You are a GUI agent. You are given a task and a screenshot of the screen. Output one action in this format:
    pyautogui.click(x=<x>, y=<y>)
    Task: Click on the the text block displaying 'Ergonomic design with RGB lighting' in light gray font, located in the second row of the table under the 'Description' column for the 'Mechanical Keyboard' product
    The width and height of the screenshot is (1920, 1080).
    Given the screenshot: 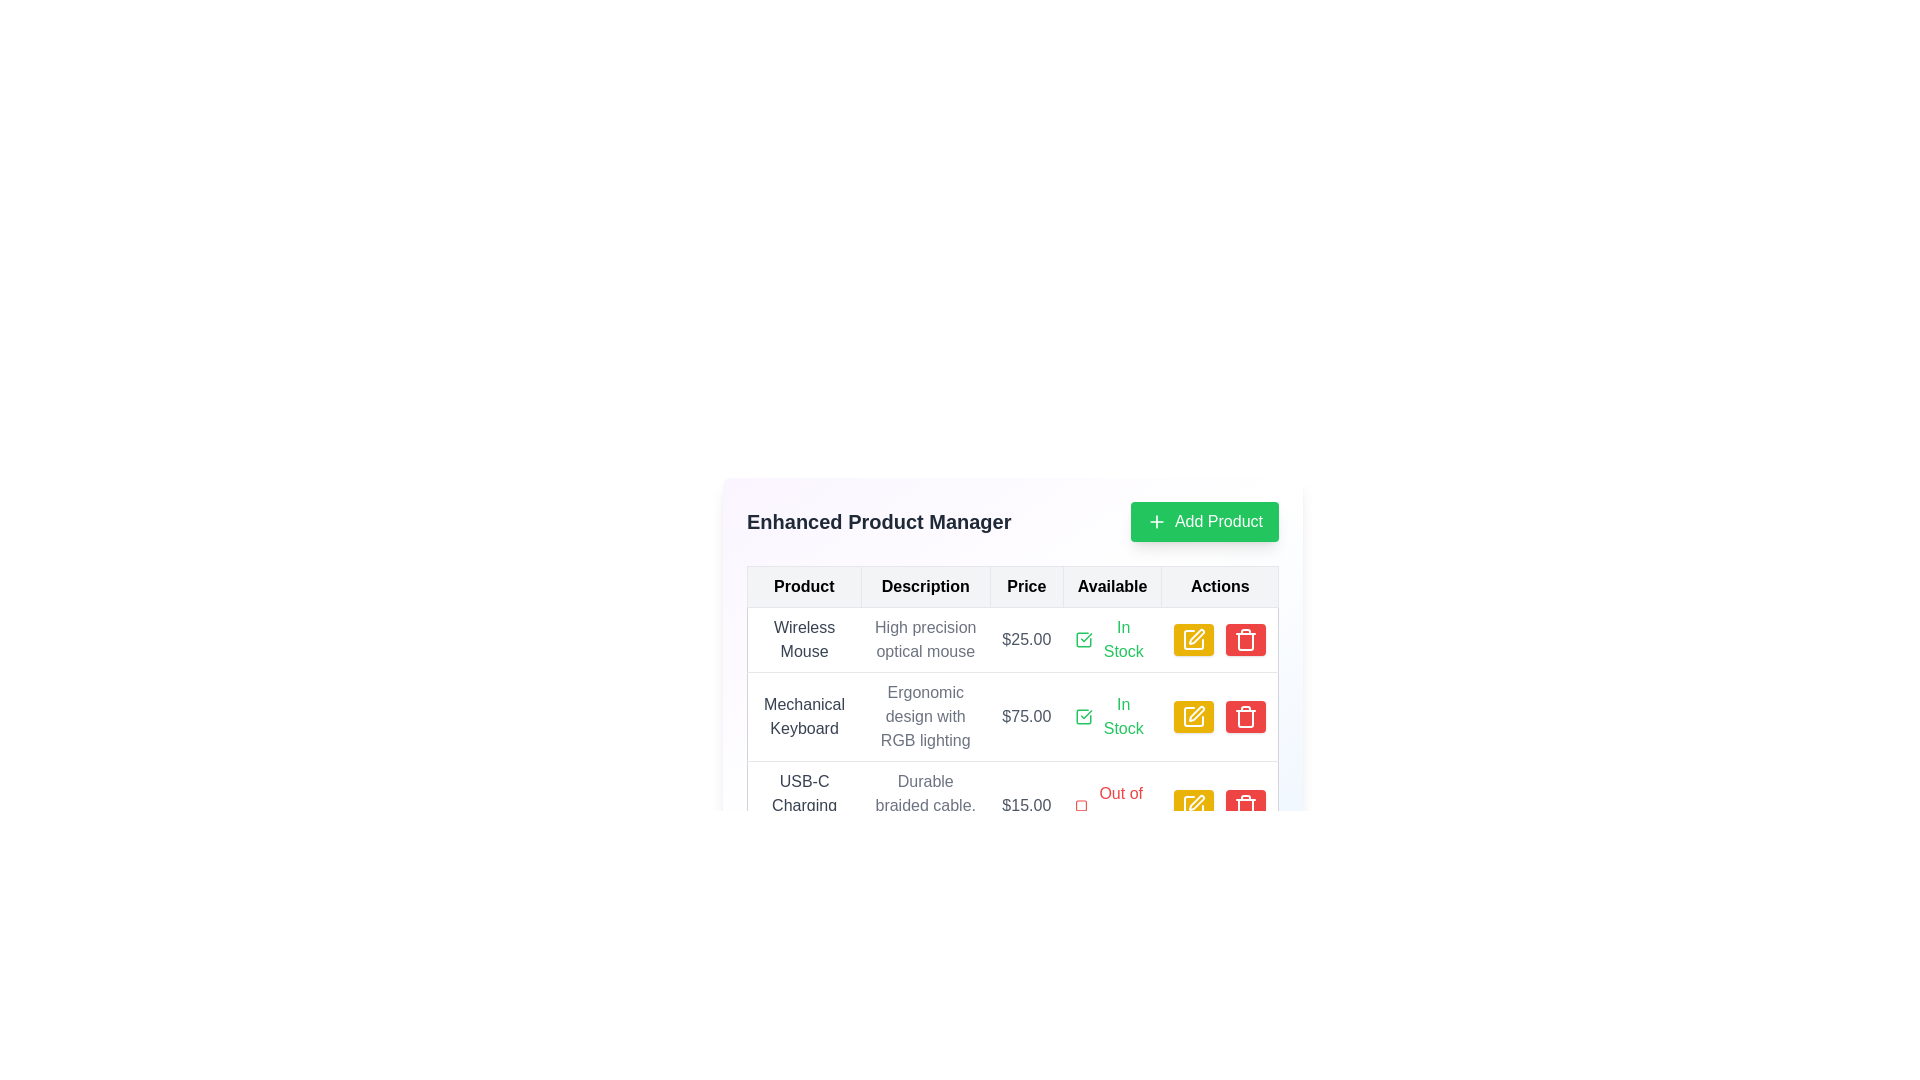 What is the action you would take?
    pyautogui.click(x=924, y=716)
    